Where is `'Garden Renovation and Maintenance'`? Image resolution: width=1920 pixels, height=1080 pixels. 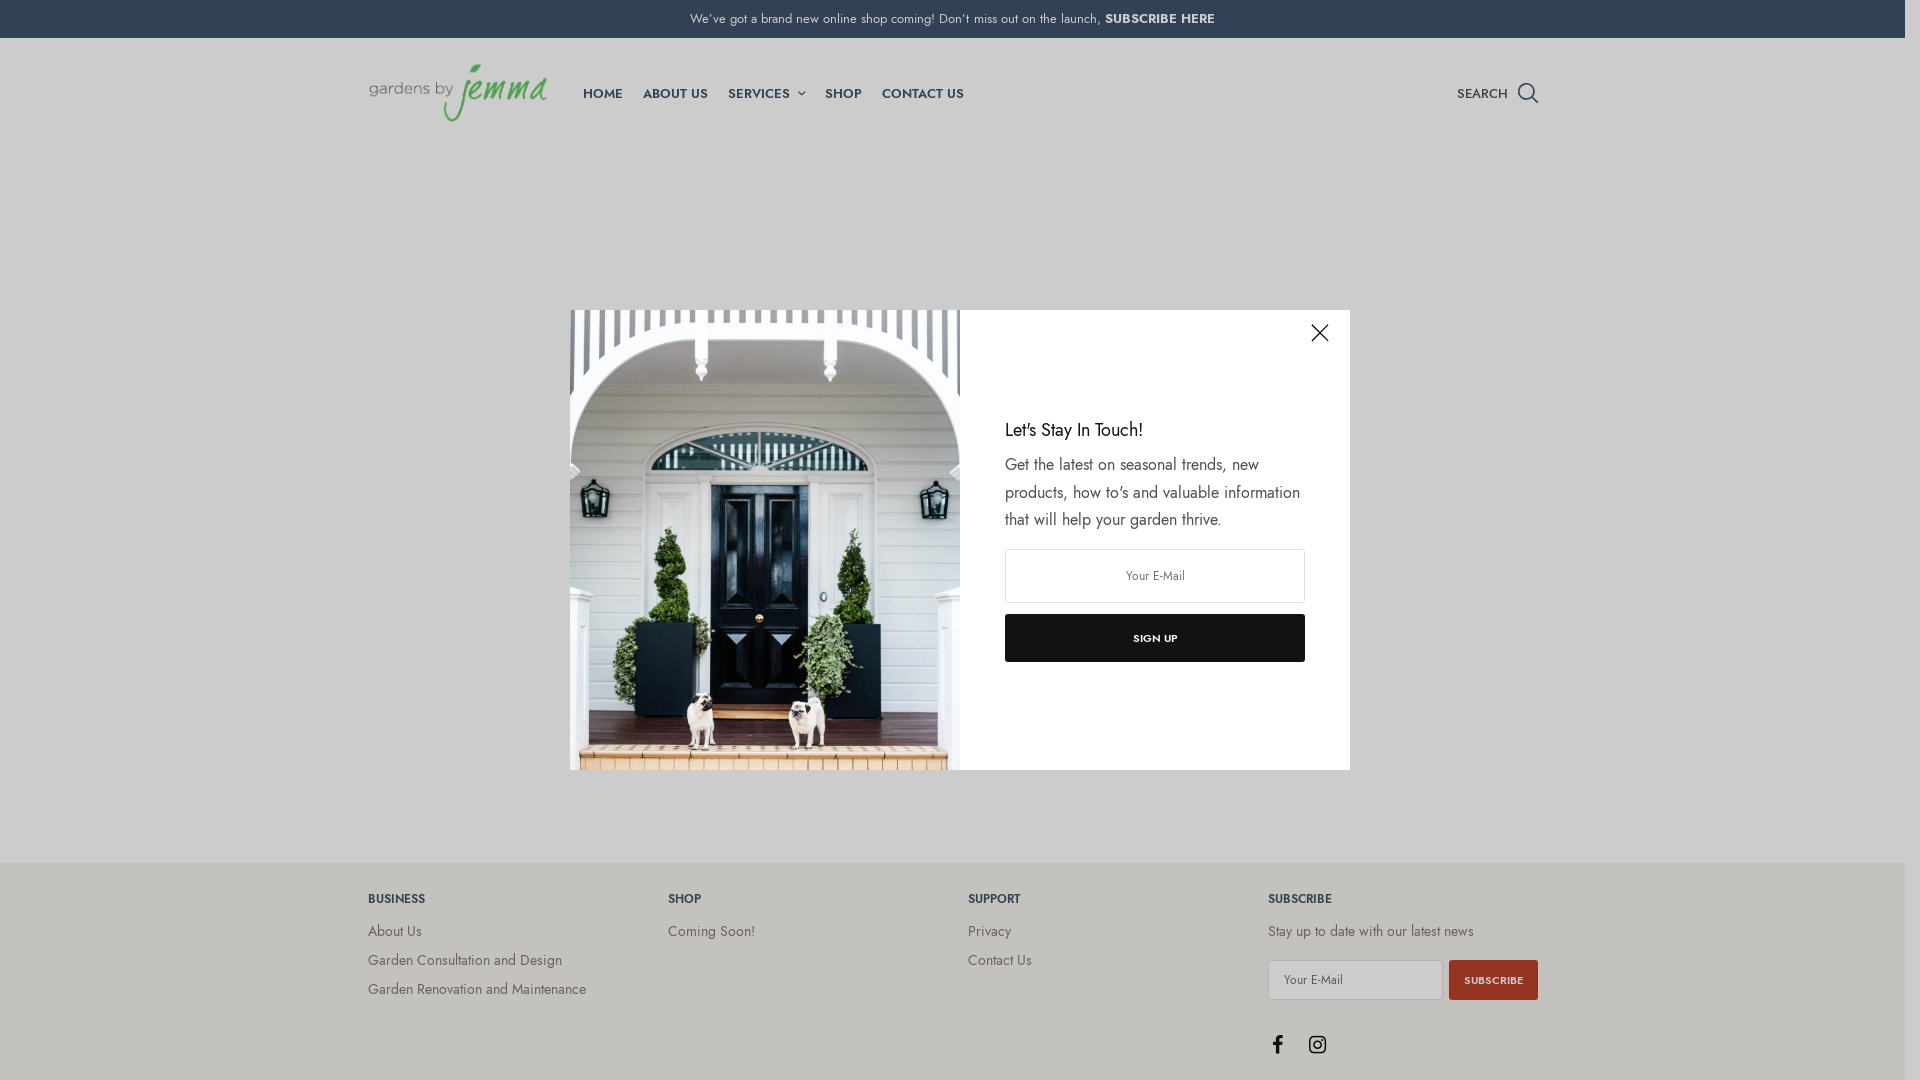
'Garden Renovation and Maintenance' is located at coordinates (368, 986).